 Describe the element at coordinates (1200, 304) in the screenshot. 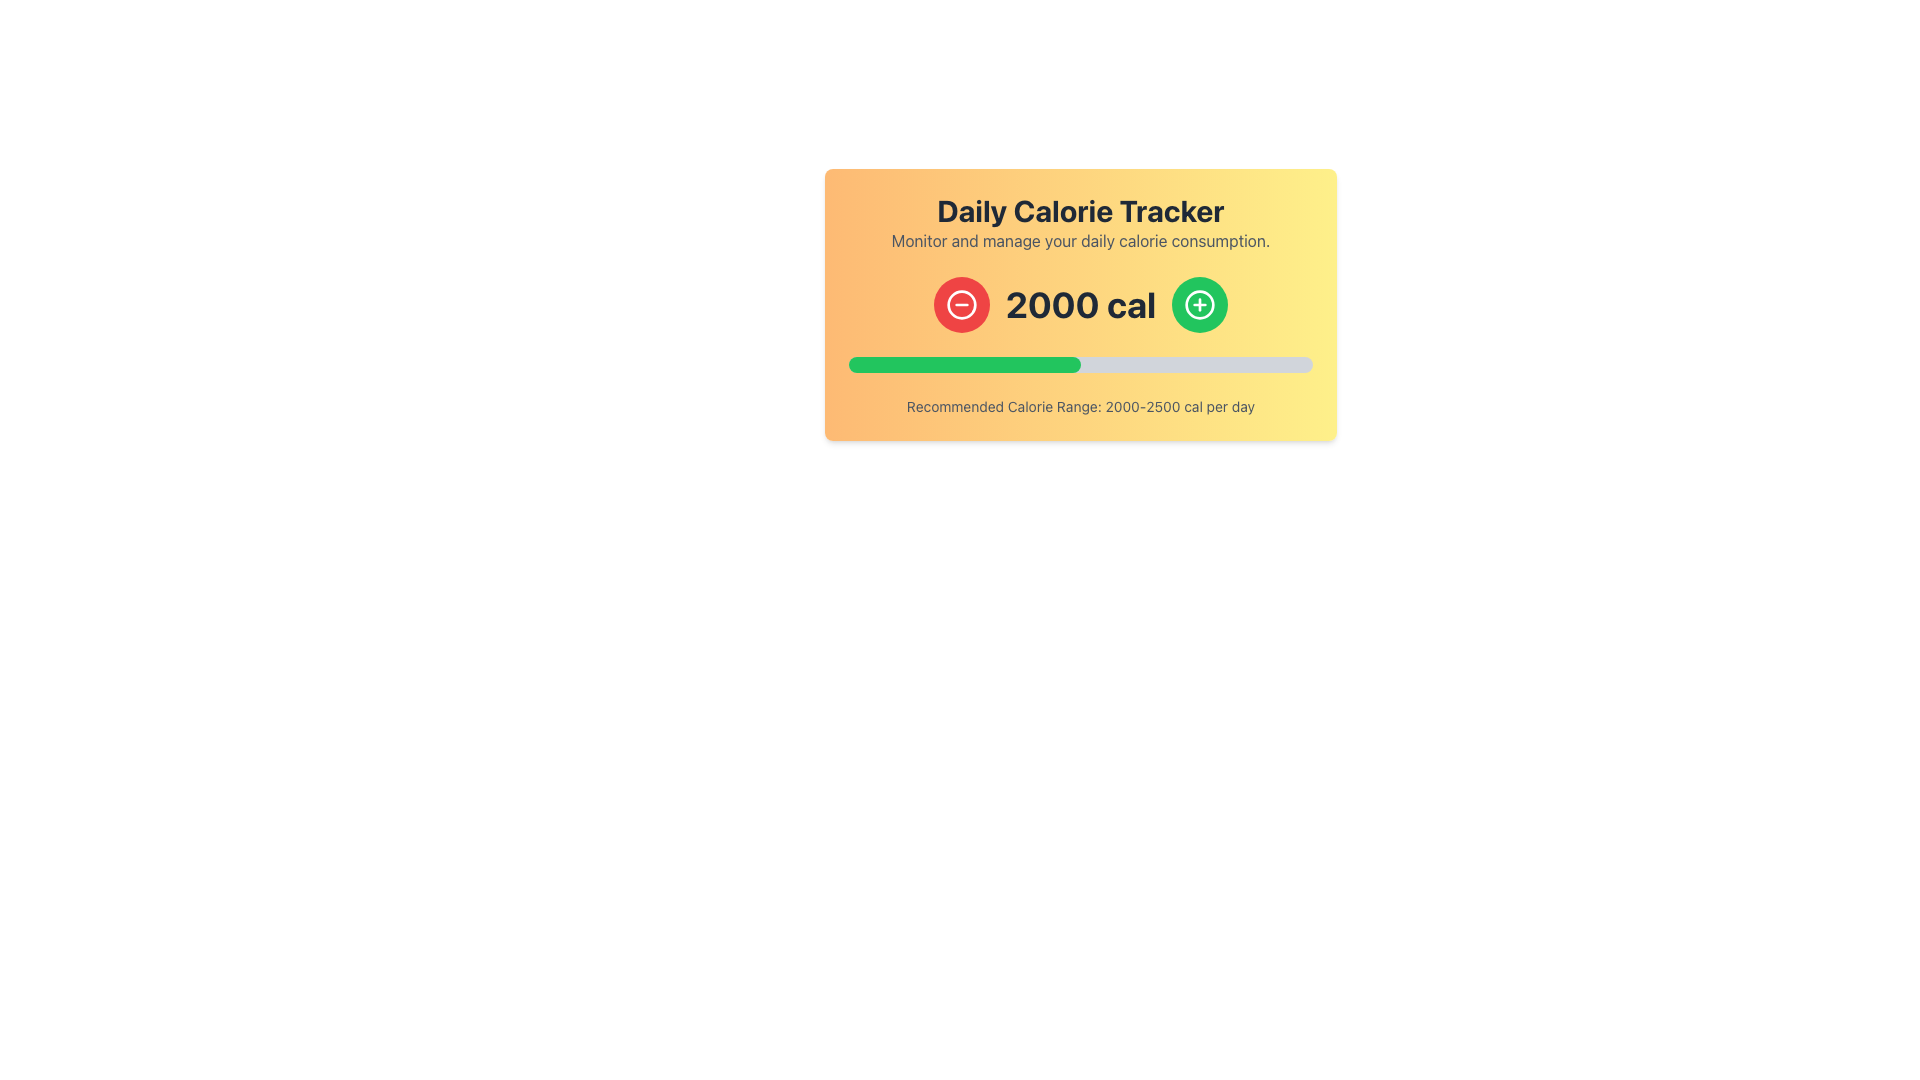

I see `the distinctive green circular icon with a white plus sign located beside the '2000 cal' text in the calorie tracker interface` at that location.